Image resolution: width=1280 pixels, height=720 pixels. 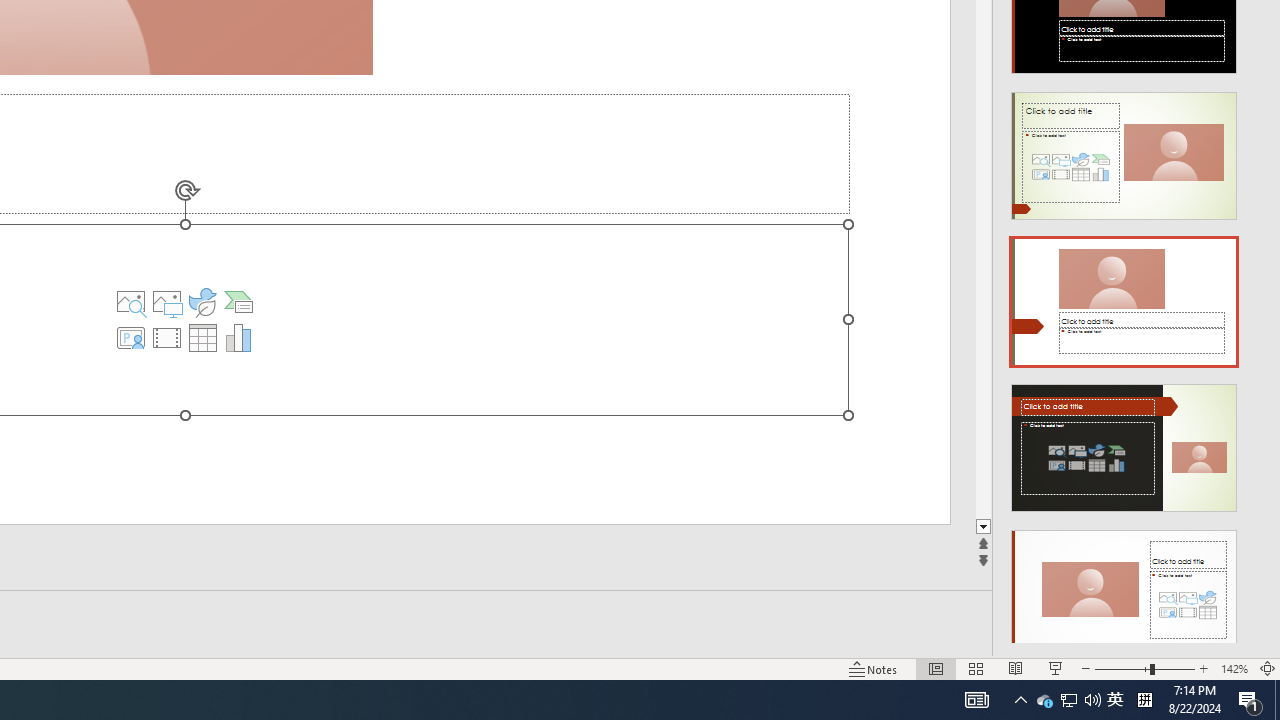 What do you see at coordinates (1144, 669) in the screenshot?
I see `'Zoom'` at bounding box center [1144, 669].